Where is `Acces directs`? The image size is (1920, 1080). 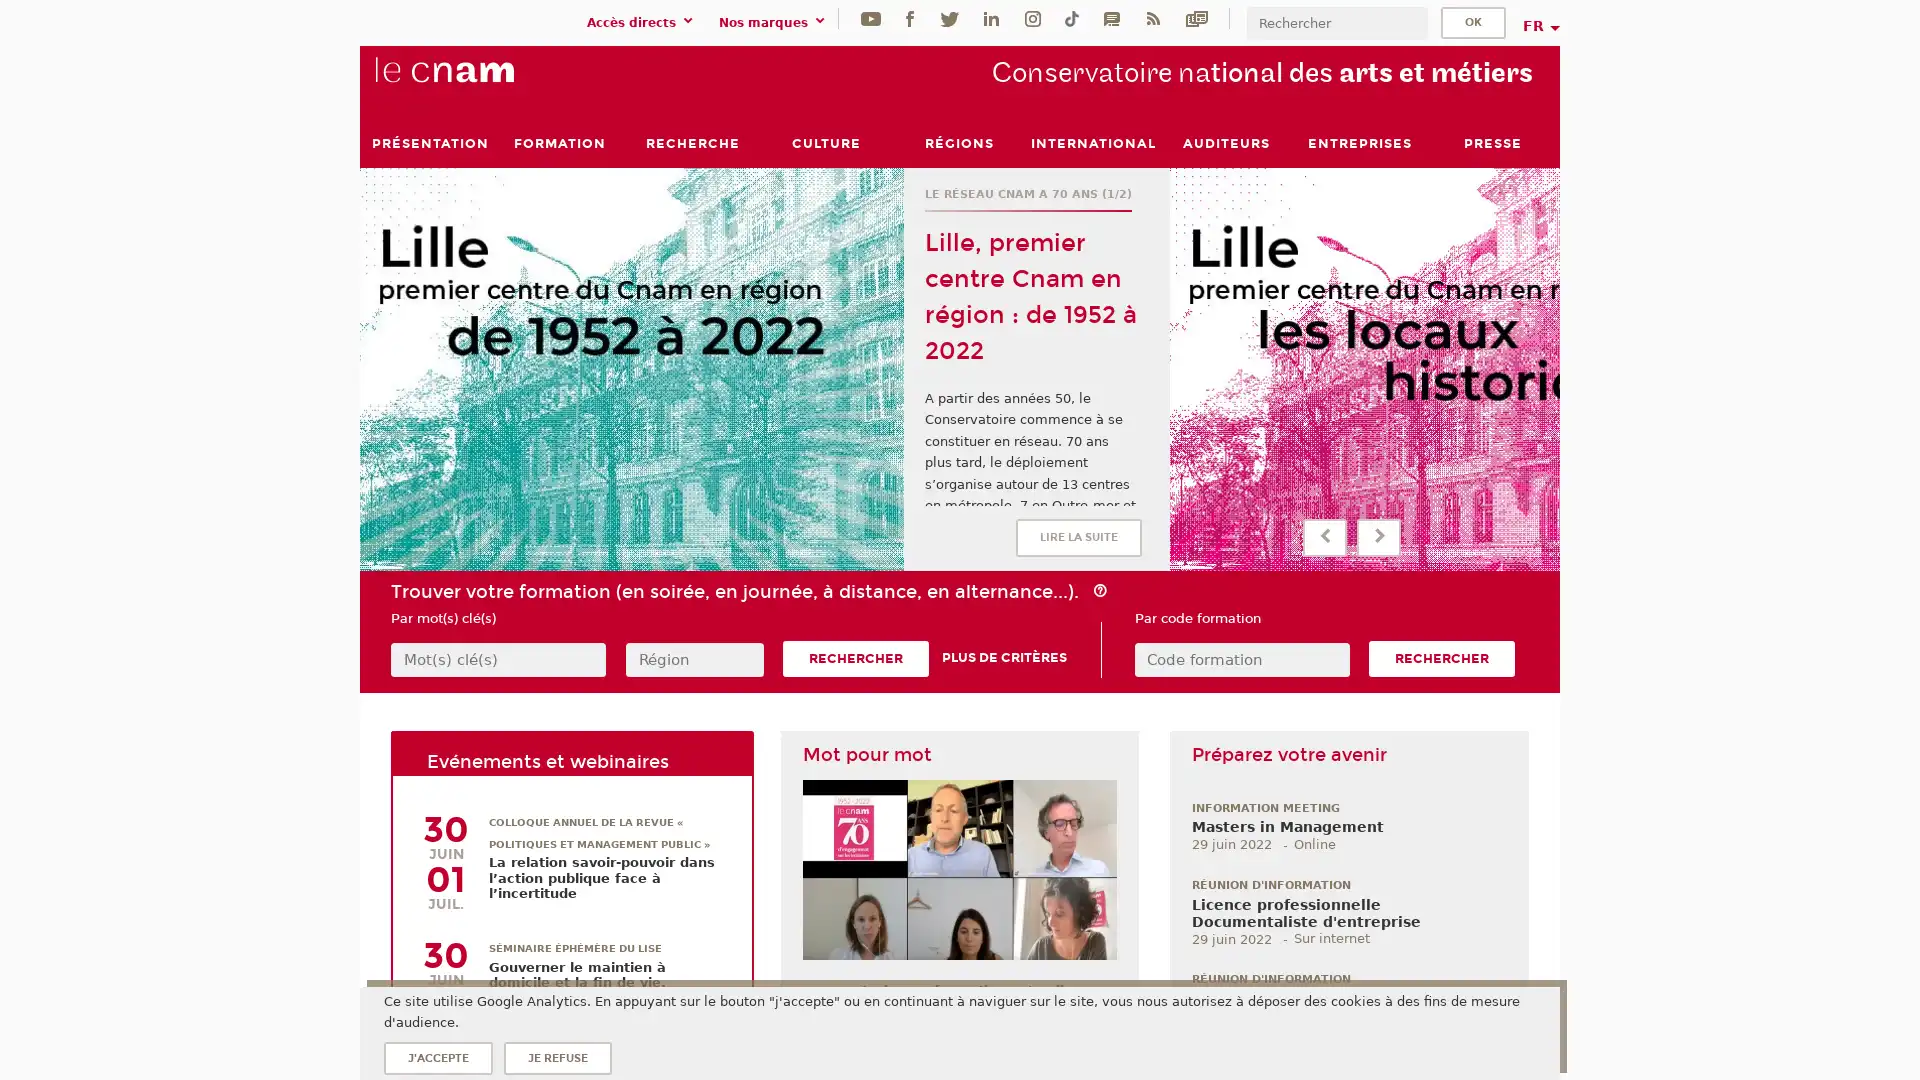 Acces directs is located at coordinates (643, 22).